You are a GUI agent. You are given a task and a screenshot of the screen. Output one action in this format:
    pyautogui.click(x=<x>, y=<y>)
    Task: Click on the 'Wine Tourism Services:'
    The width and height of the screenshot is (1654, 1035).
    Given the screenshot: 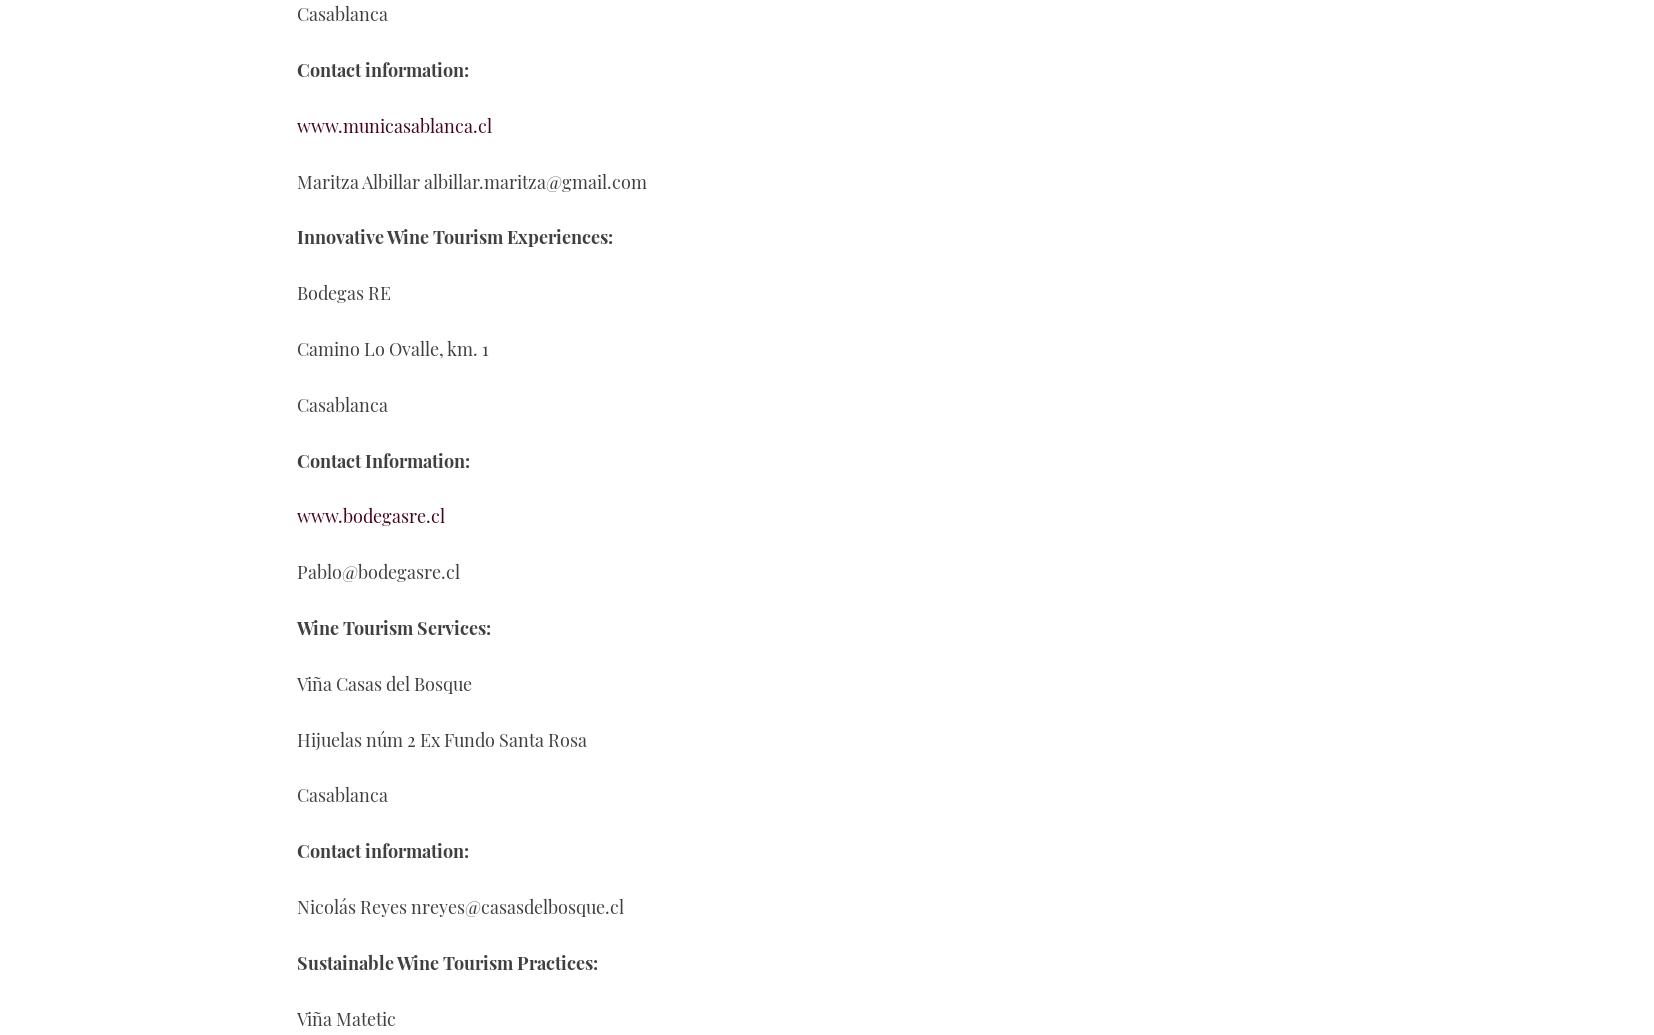 What is the action you would take?
    pyautogui.click(x=392, y=627)
    